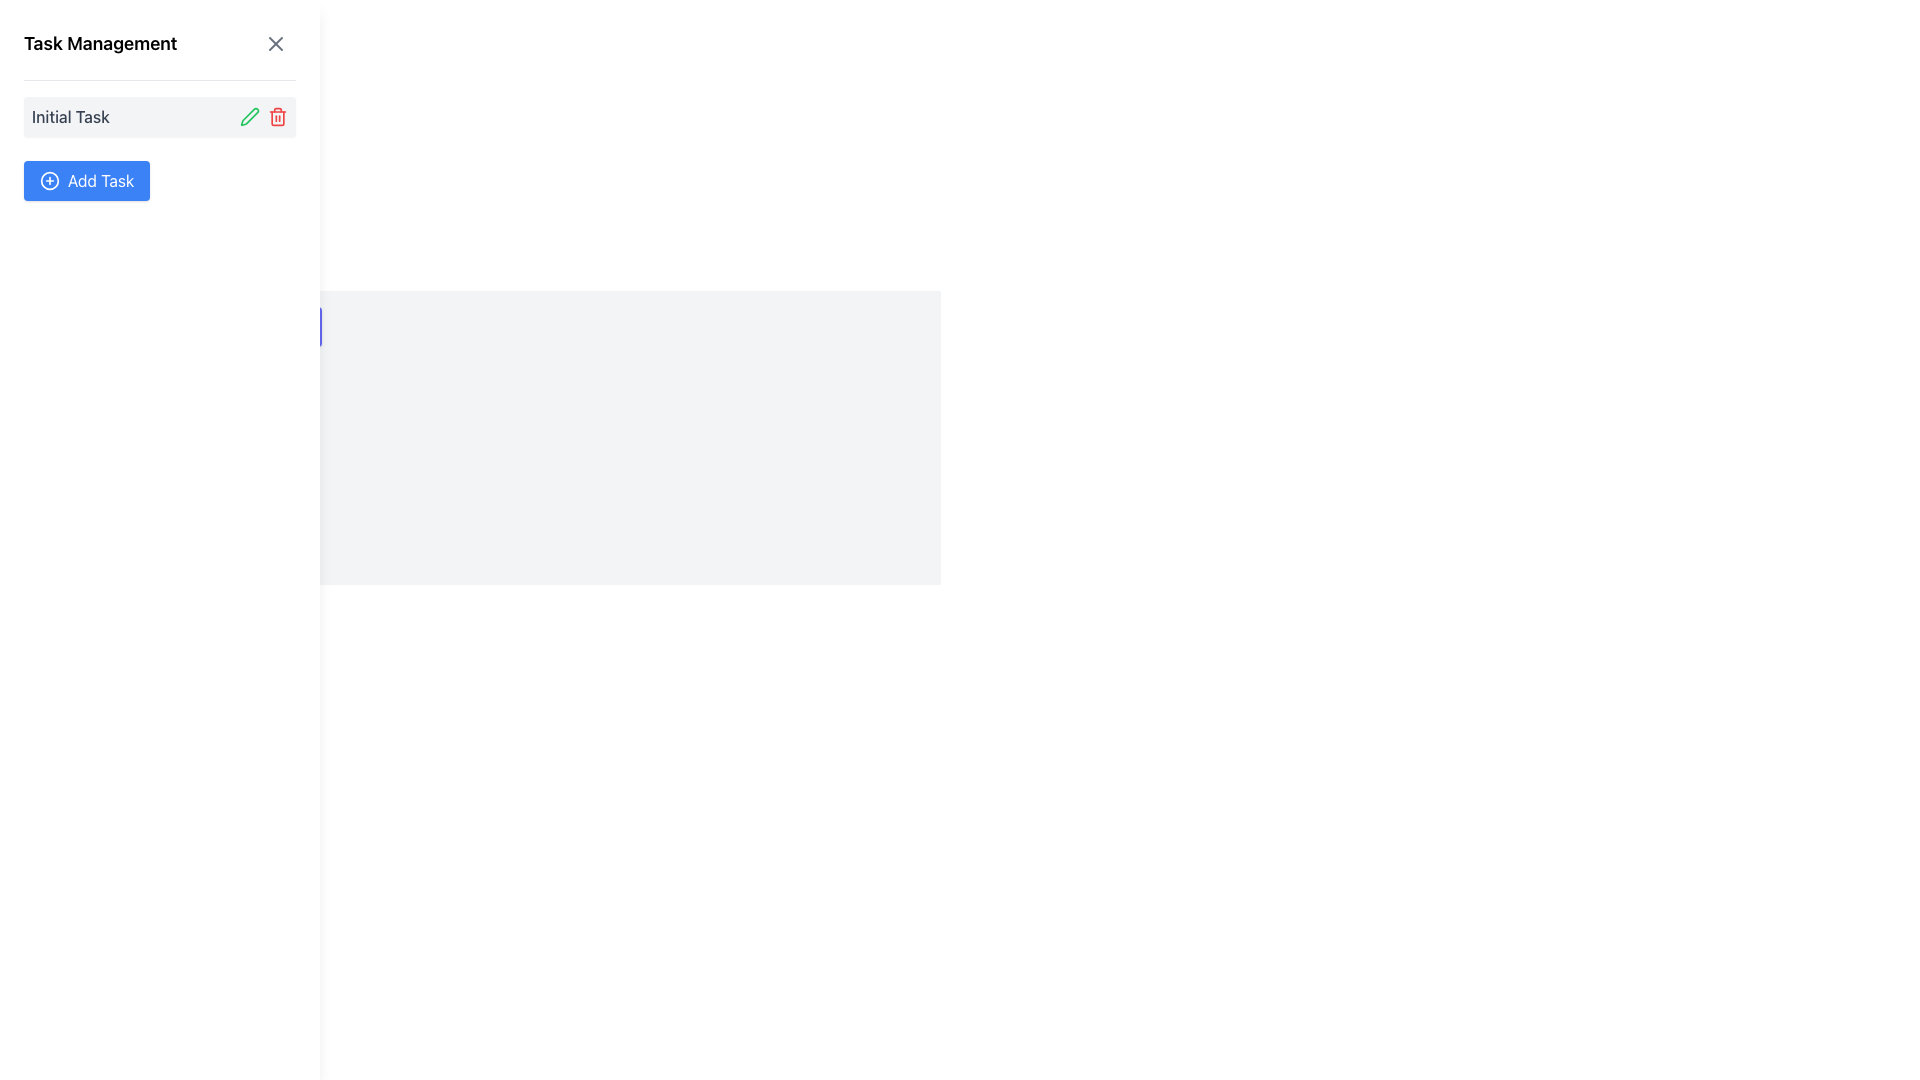 Image resolution: width=1920 pixels, height=1080 pixels. Describe the element at coordinates (99, 181) in the screenshot. I see `the text label within the button that triggers the addition of a new task, located near the right side of the button, adjacent to a plus icon` at that location.